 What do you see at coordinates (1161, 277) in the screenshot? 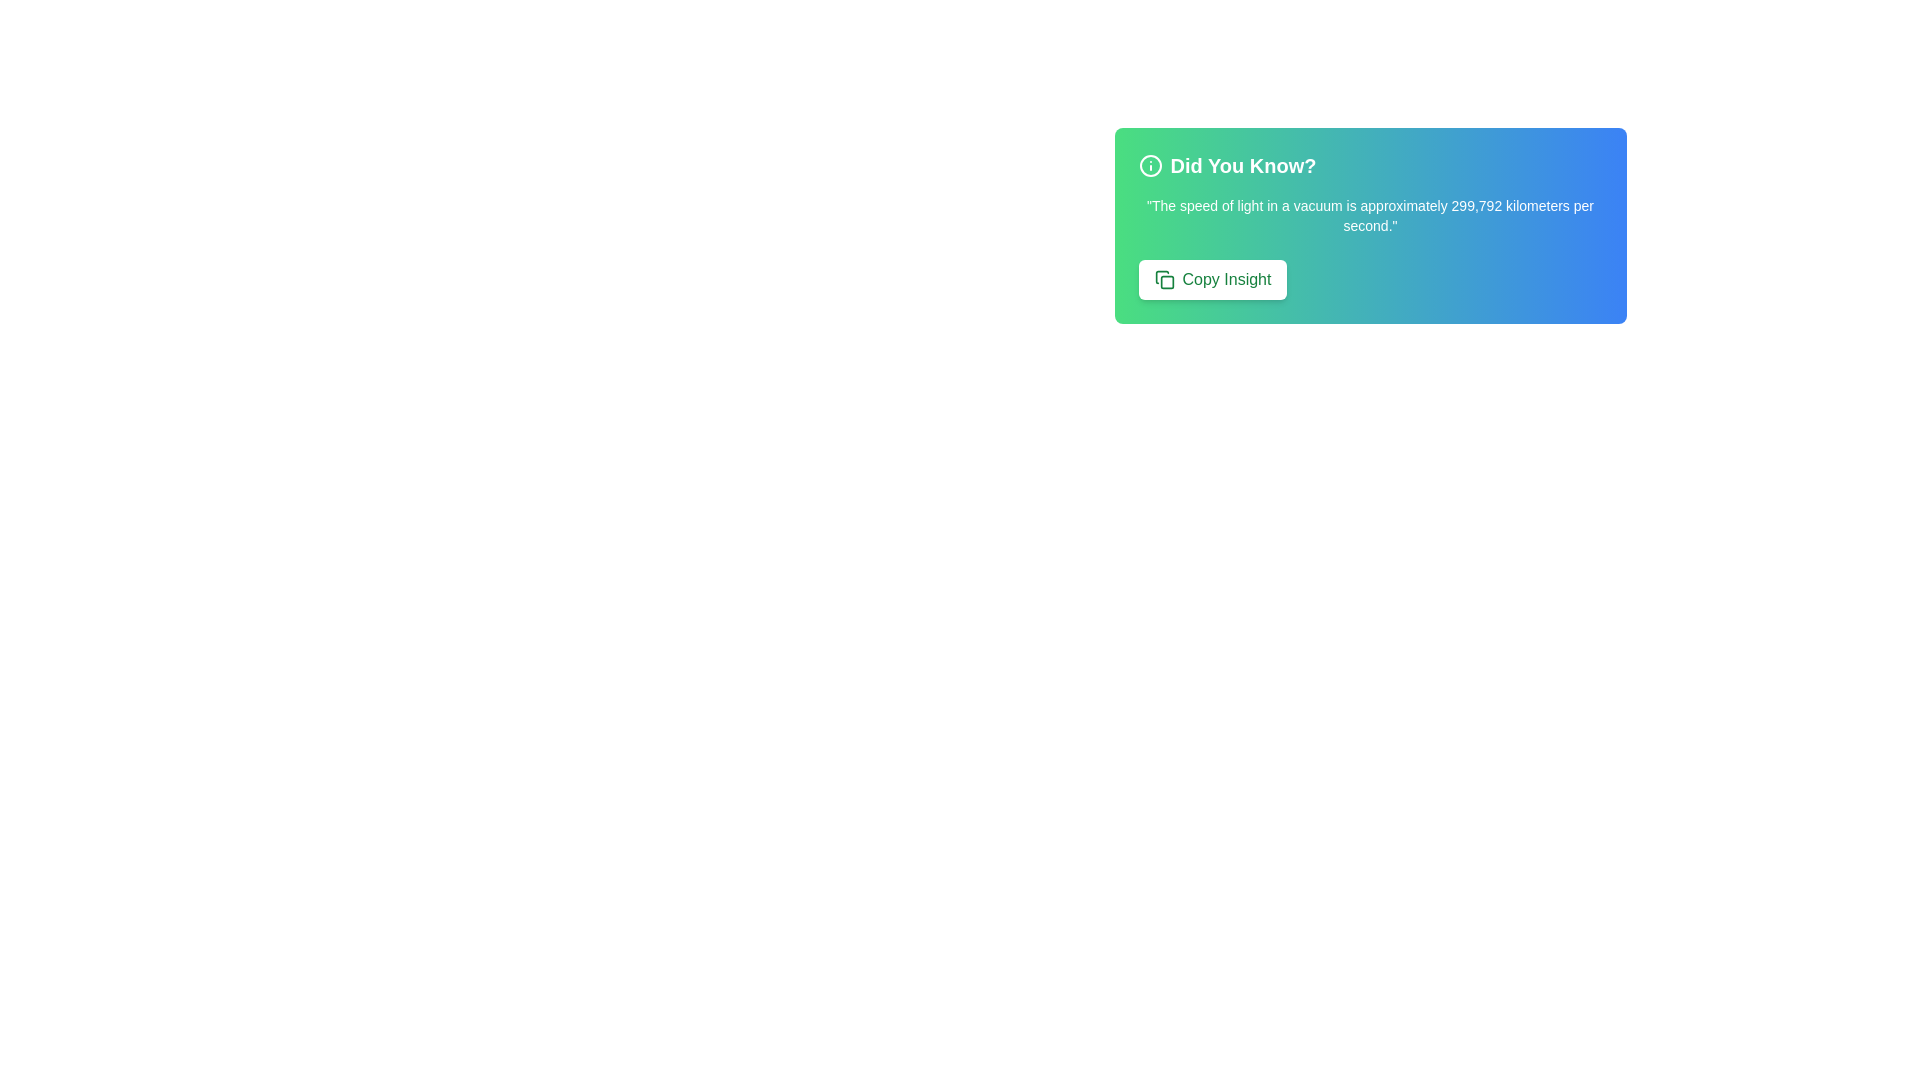
I see `the paper document icon representing a copy action located in the rightmost section of the notification panel` at bounding box center [1161, 277].